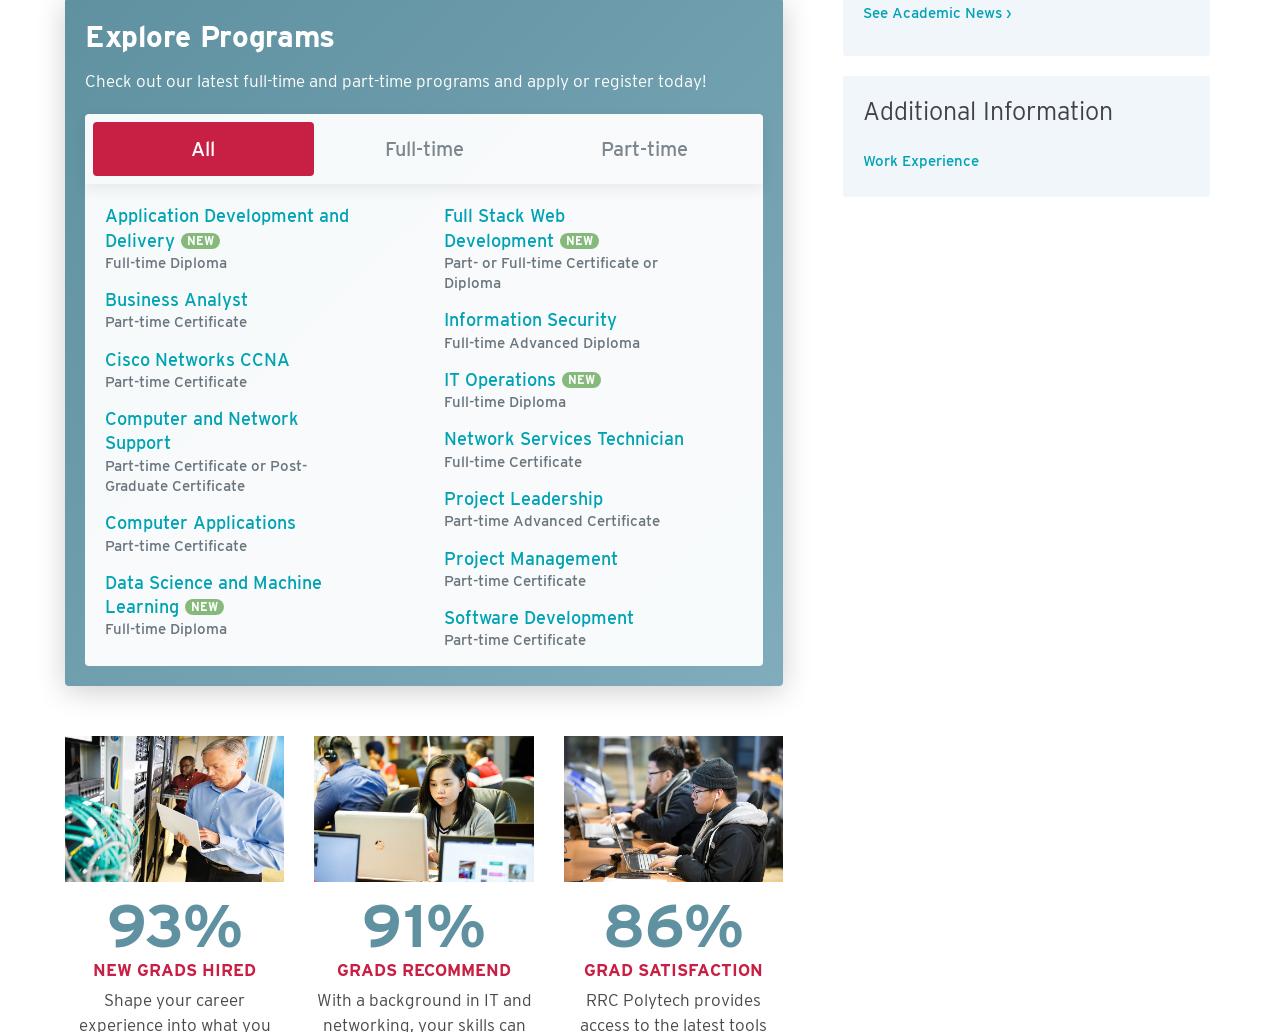 This screenshot has width=1280, height=1032. I want to click on 'Data Science and Machine Learning', so click(213, 594).